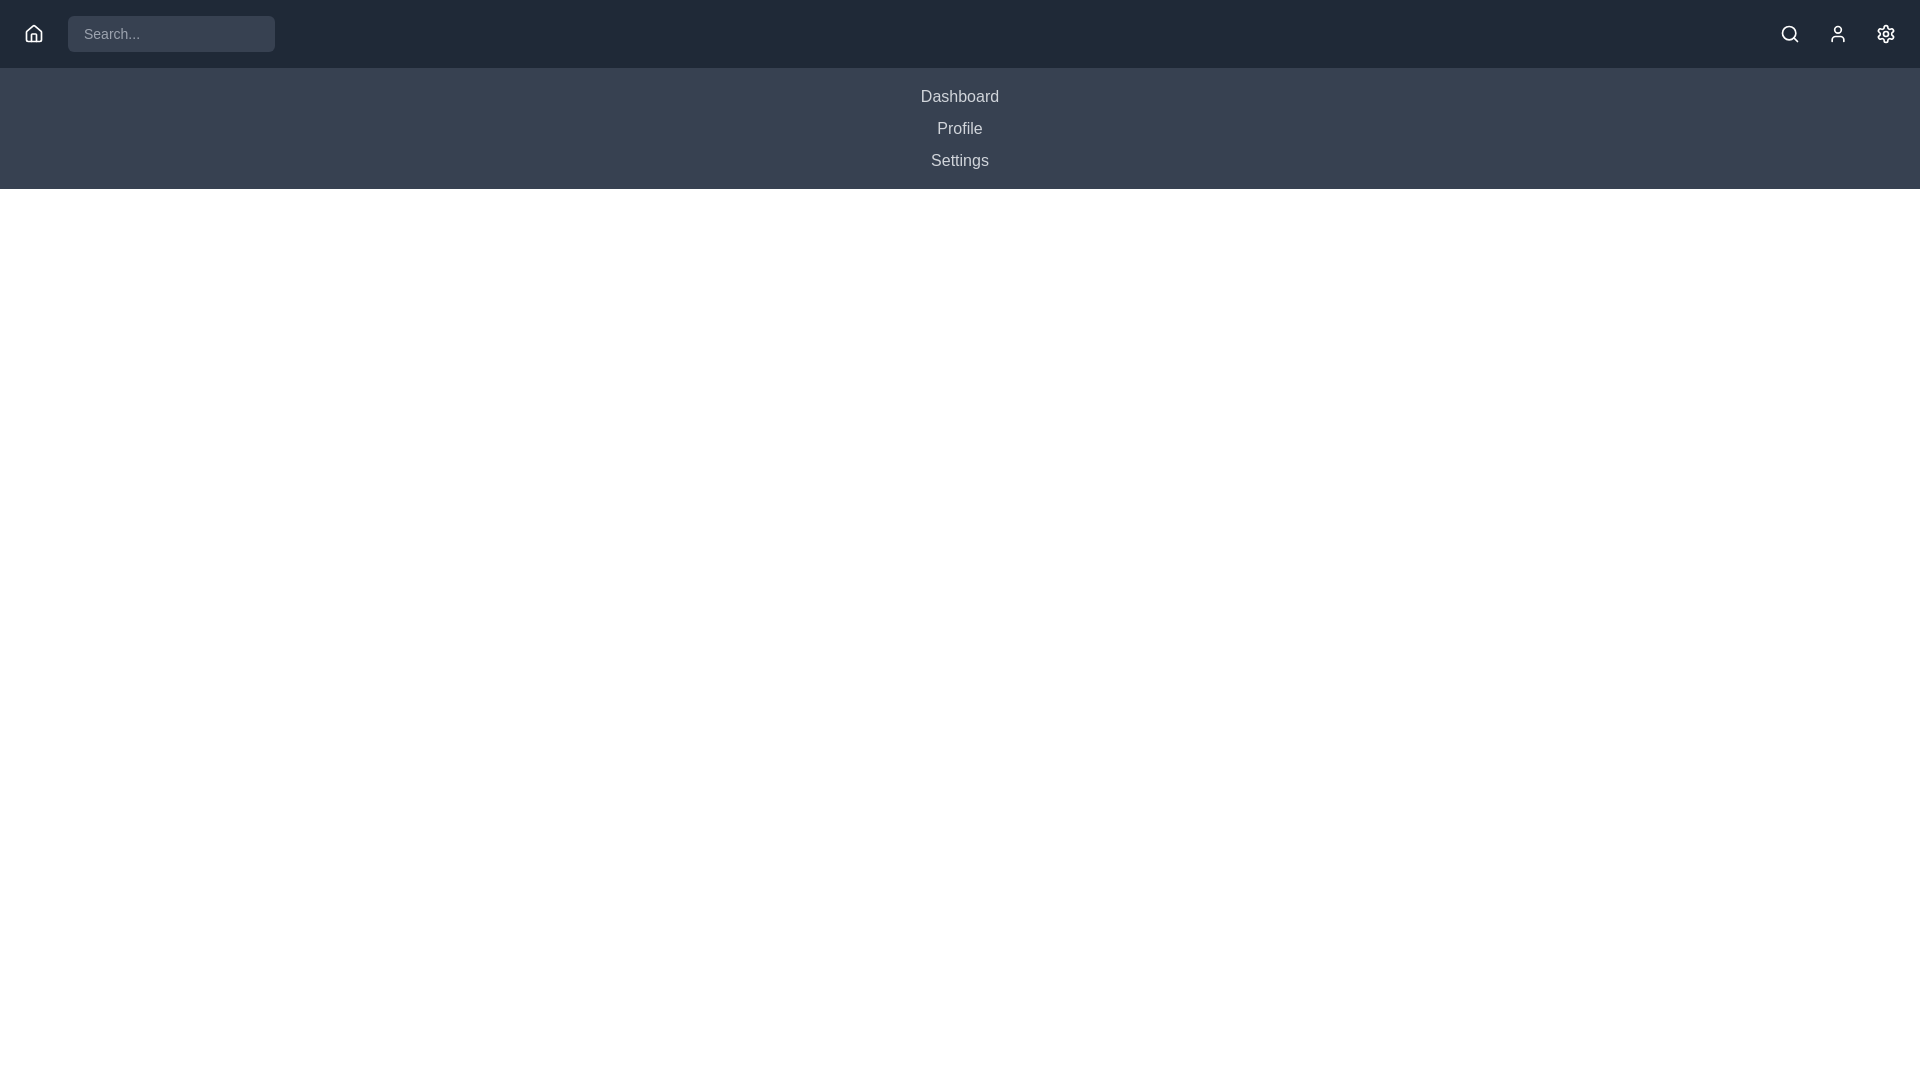 This screenshot has height=1080, width=1920. Describe the element at coordinates (1790, 34) in the screenshot. I see `the search icon button located at the top-right corner of the header bar` at that location.